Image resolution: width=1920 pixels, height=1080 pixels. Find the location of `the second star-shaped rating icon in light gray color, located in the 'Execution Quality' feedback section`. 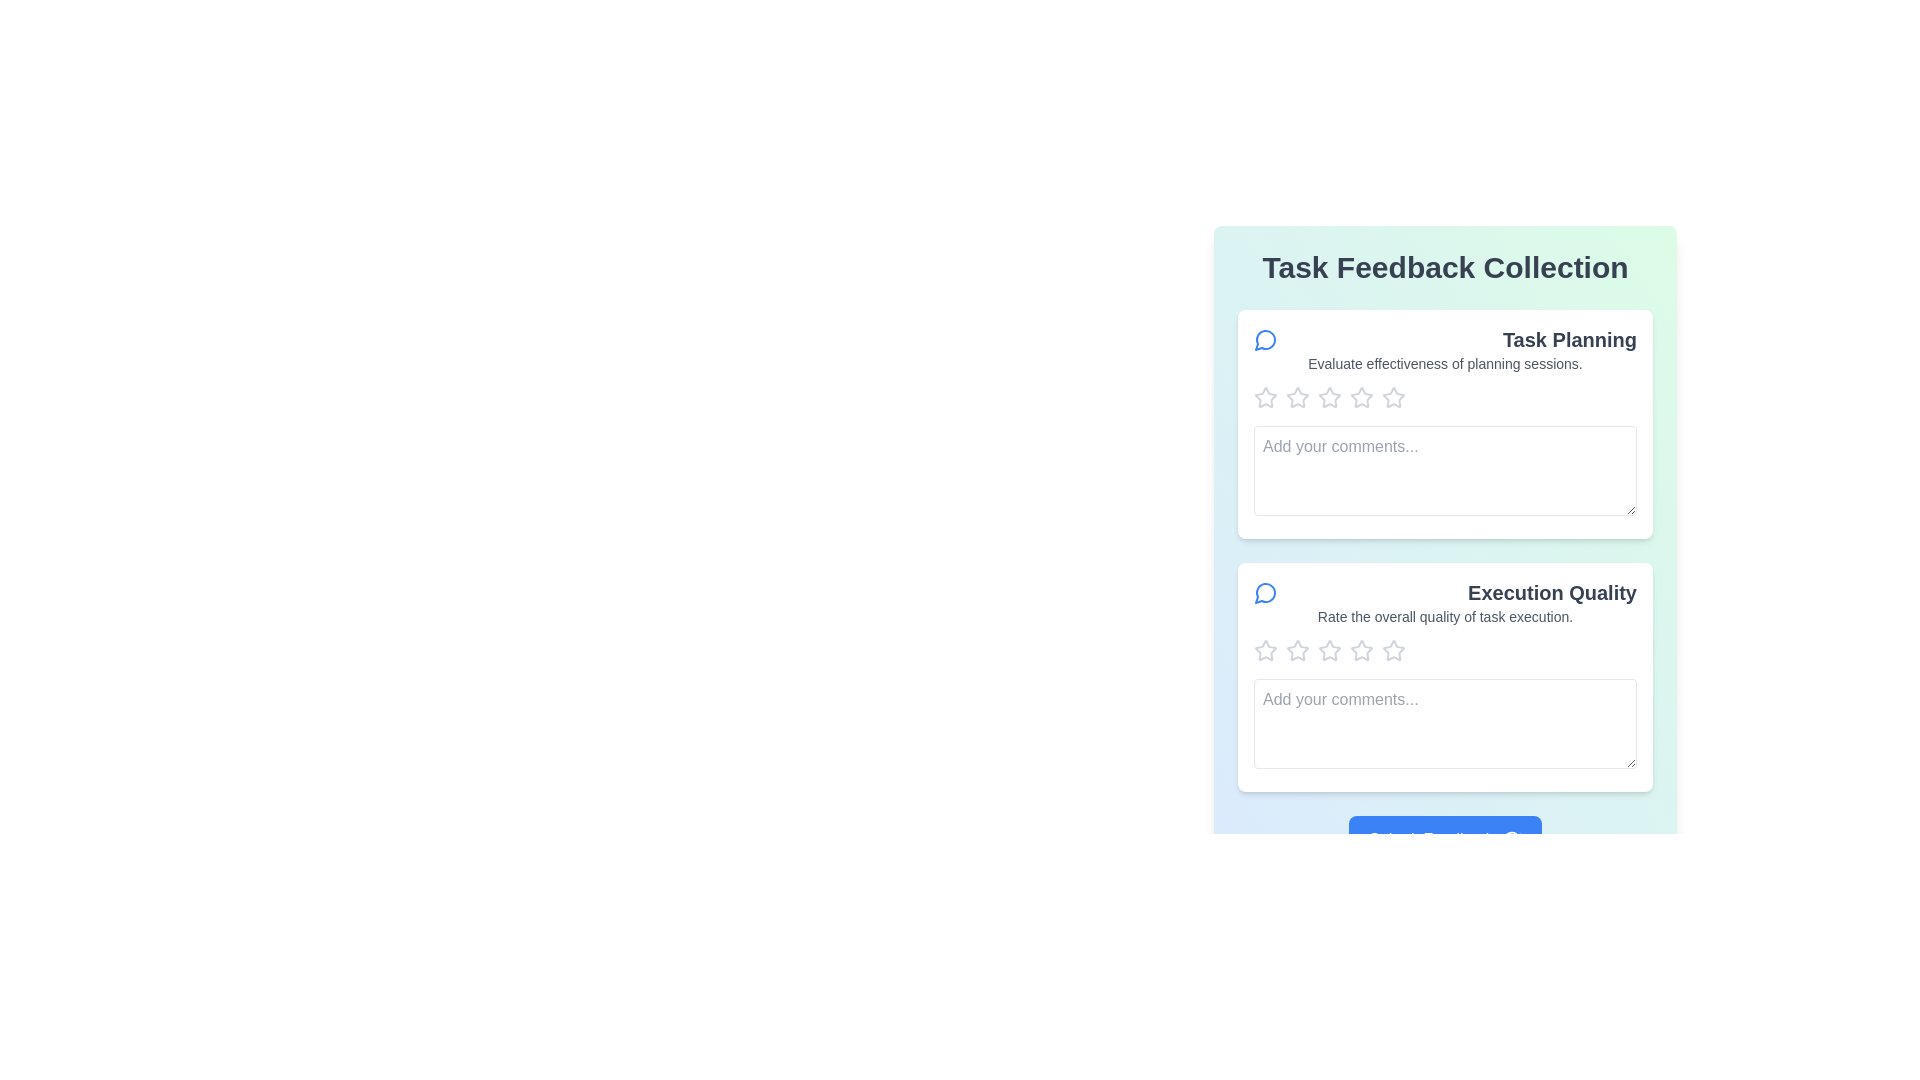

the second star-shaped rating icon in light gray color, located in the 'Execution Quality' feedback section is located at coordinates (1329, 650).